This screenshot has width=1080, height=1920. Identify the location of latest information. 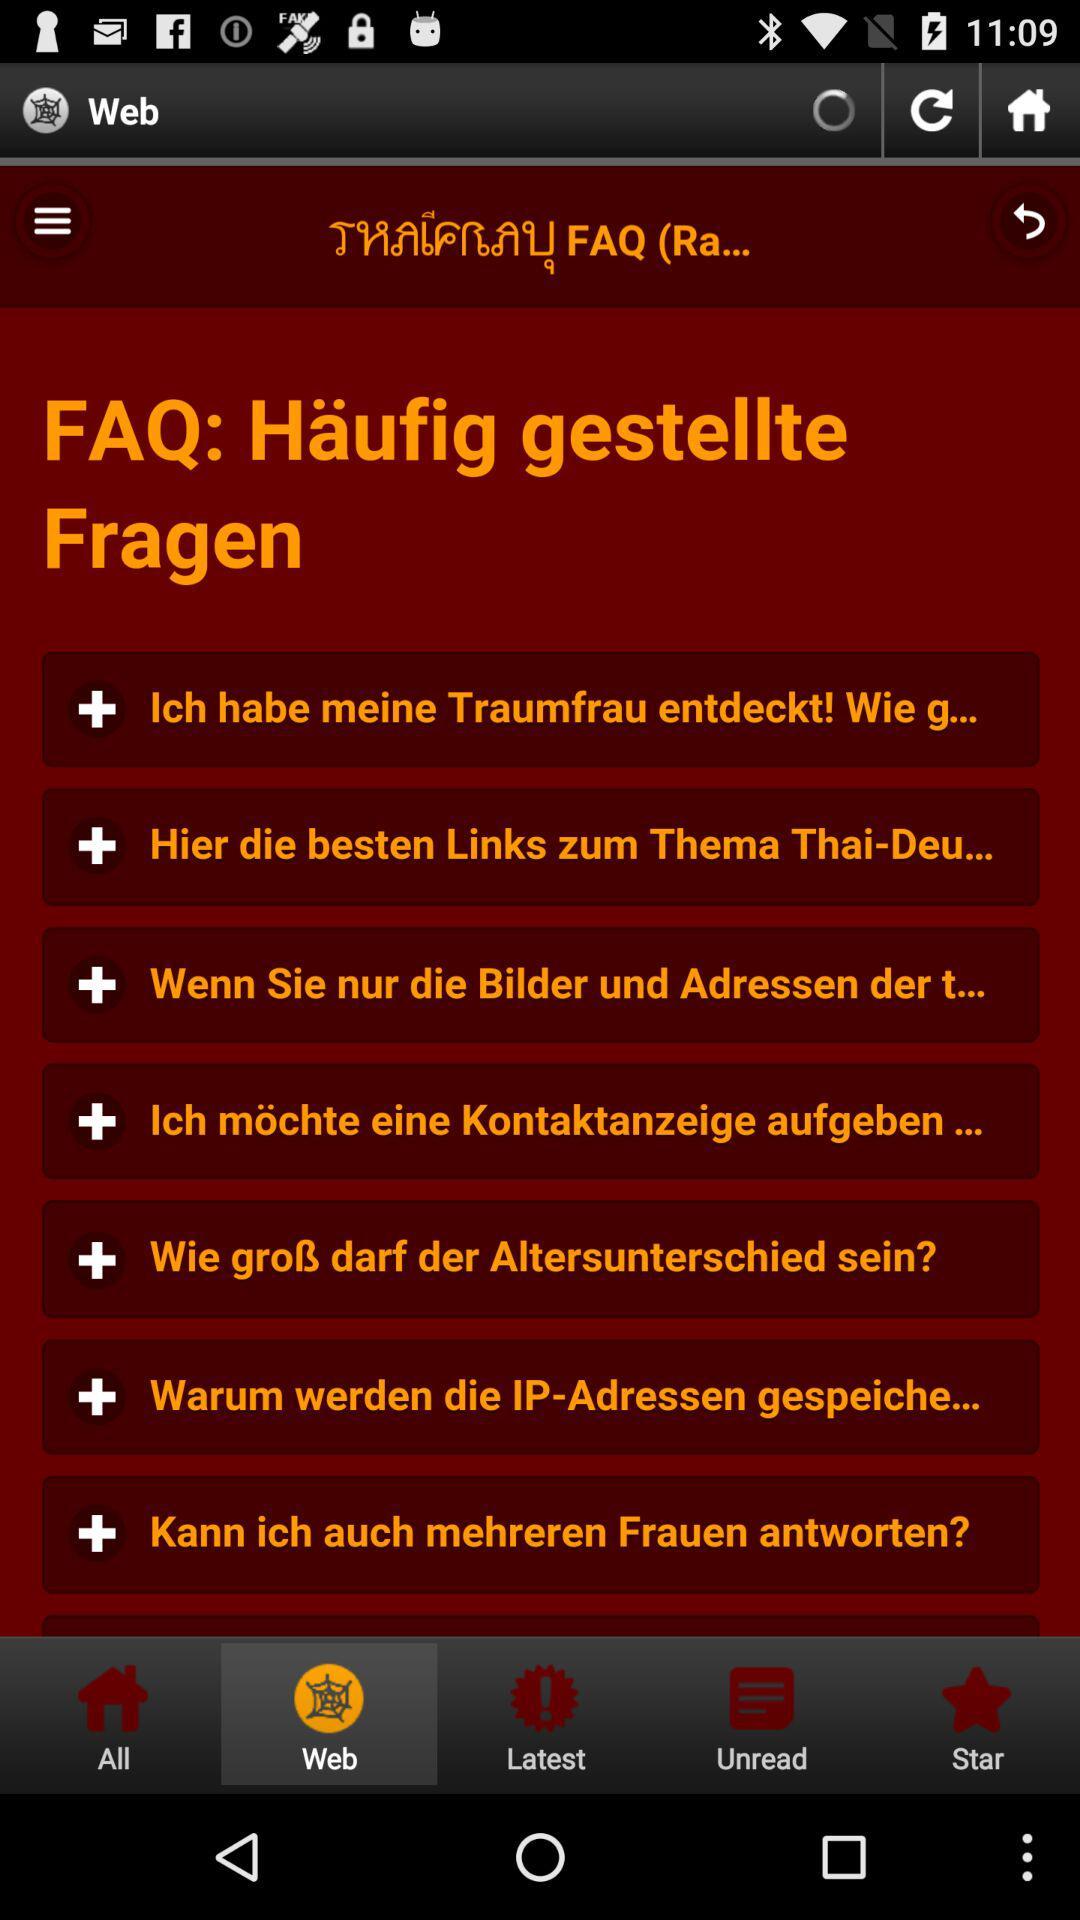
(545, 1713).